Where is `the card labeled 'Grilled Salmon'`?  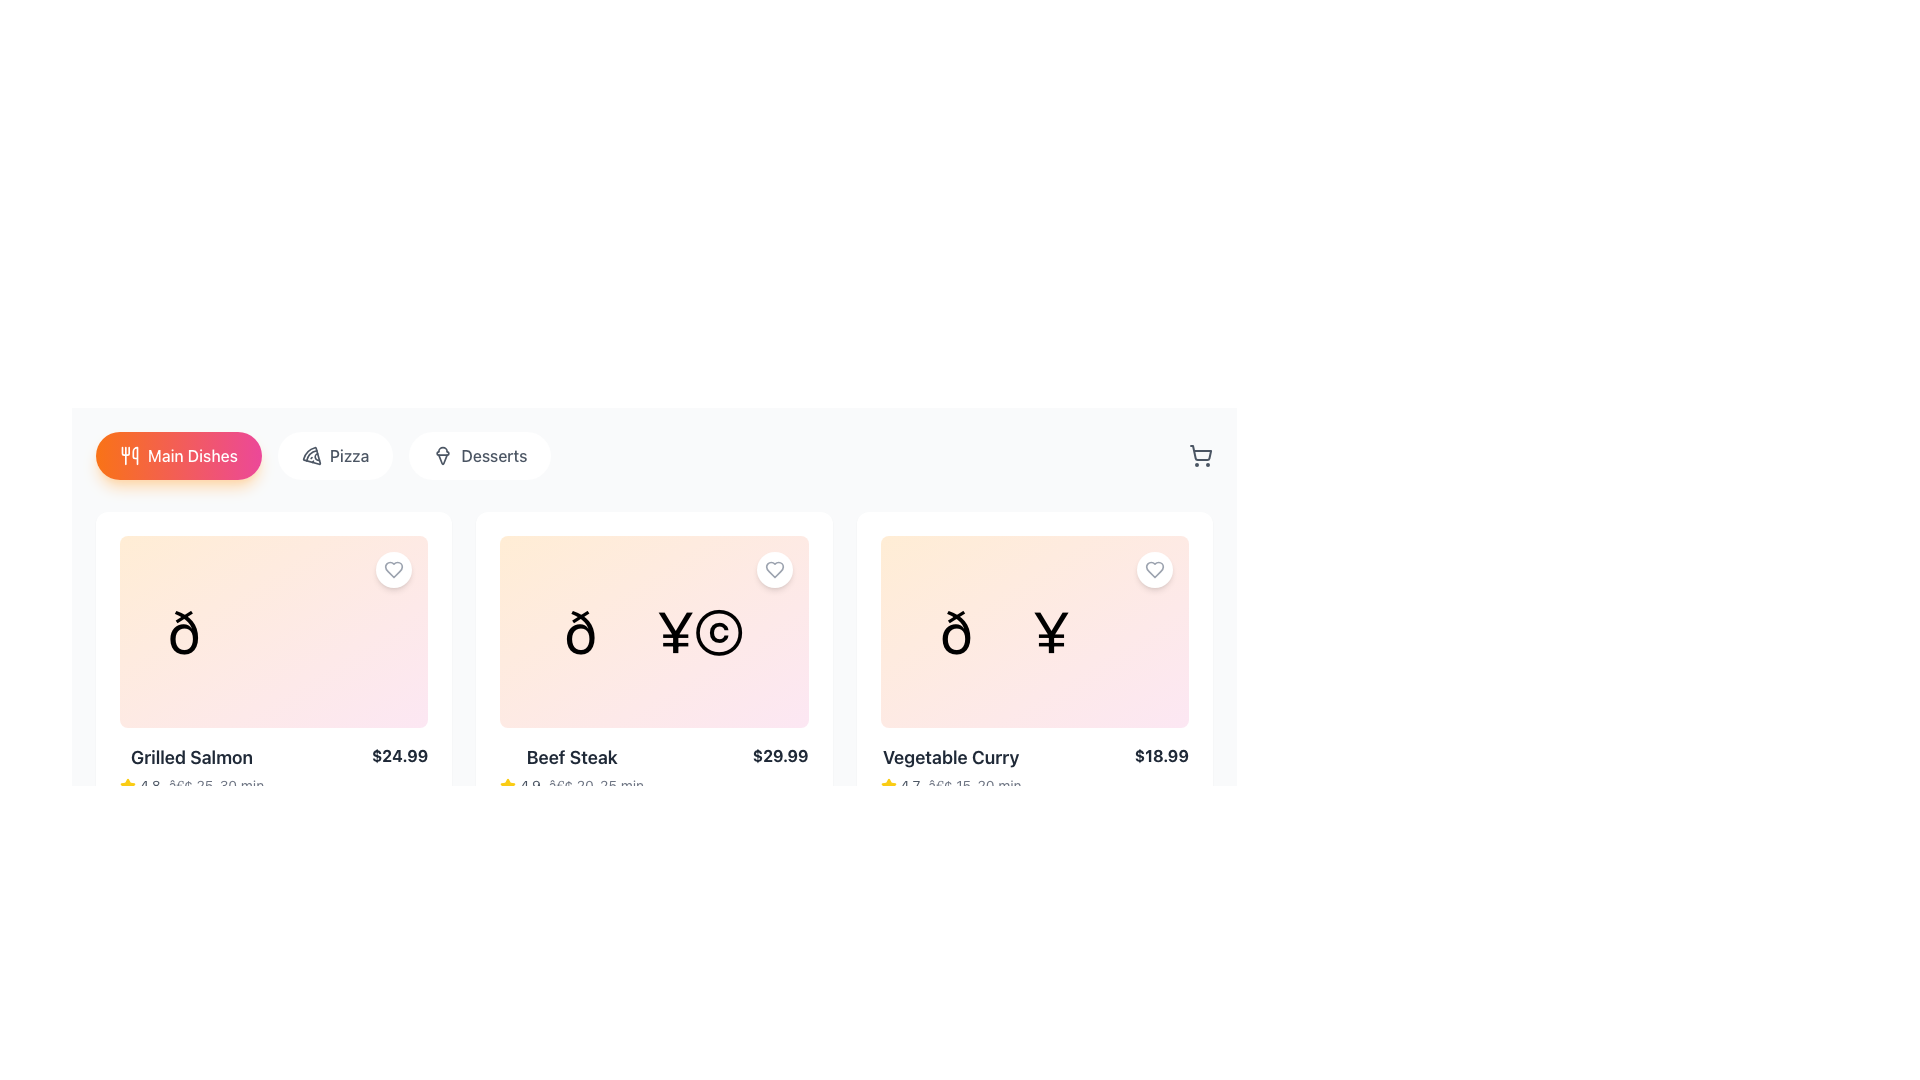 the card labeled 'Grilled Salmon' is located at coordinates (273, 690).